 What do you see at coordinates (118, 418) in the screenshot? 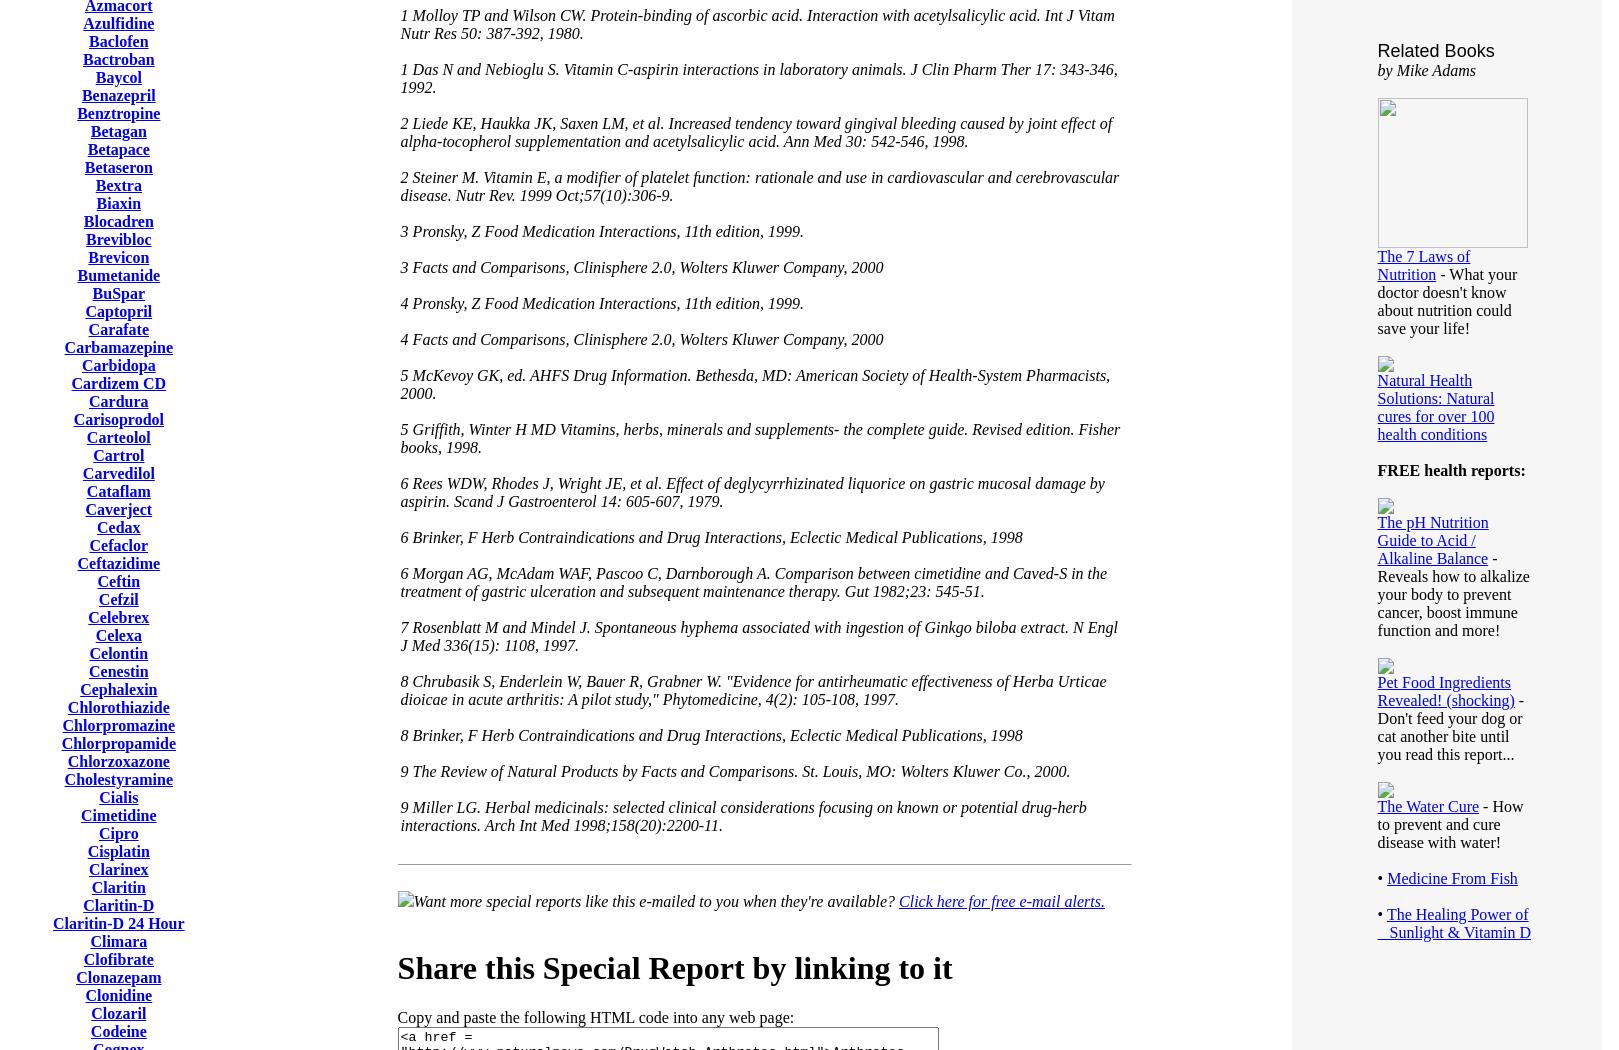
I see `'Carisoprodol'` at bounding box center [118, 418].